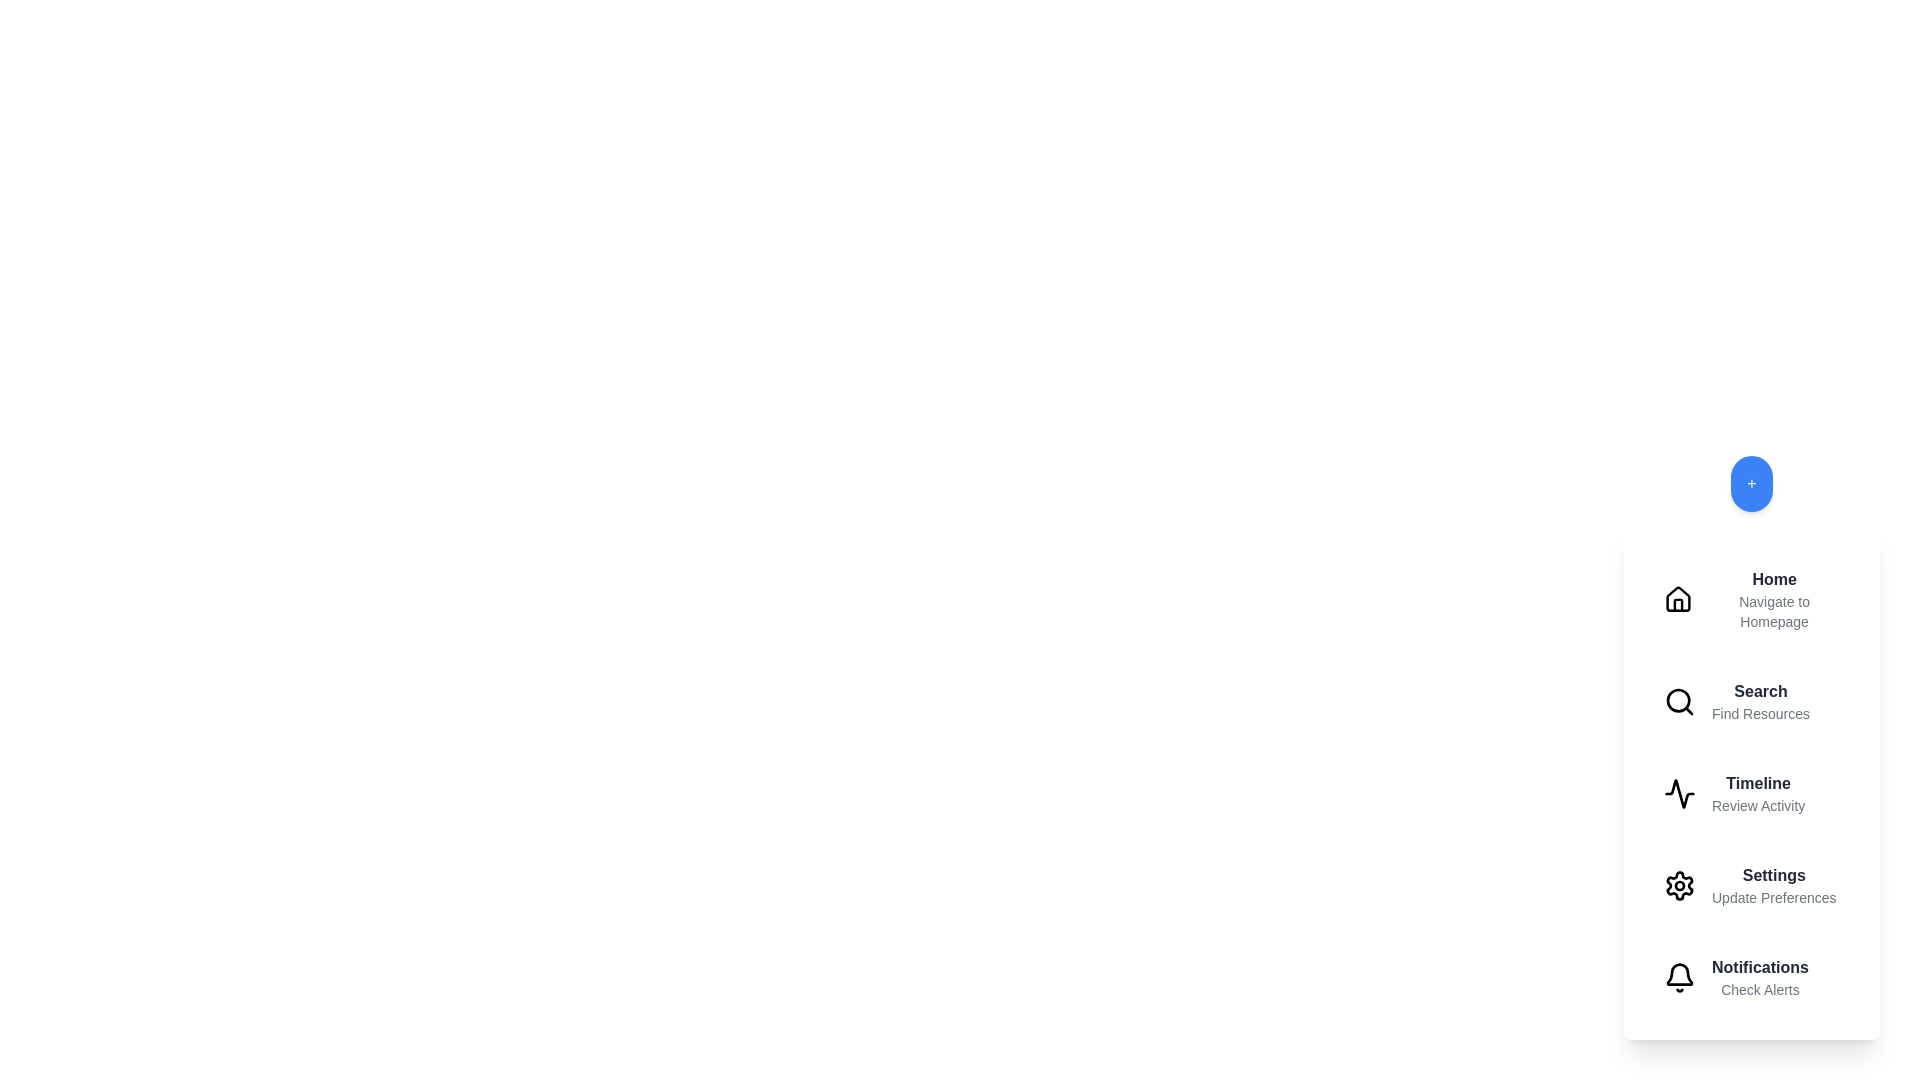 This screenshot has width=1920, height=1080. What do you see at coordinates (1774, 897) in the screenshot?
I see `the descriptive text of the menu item labeled Settings to select it` at bounding box center [1774, 897].